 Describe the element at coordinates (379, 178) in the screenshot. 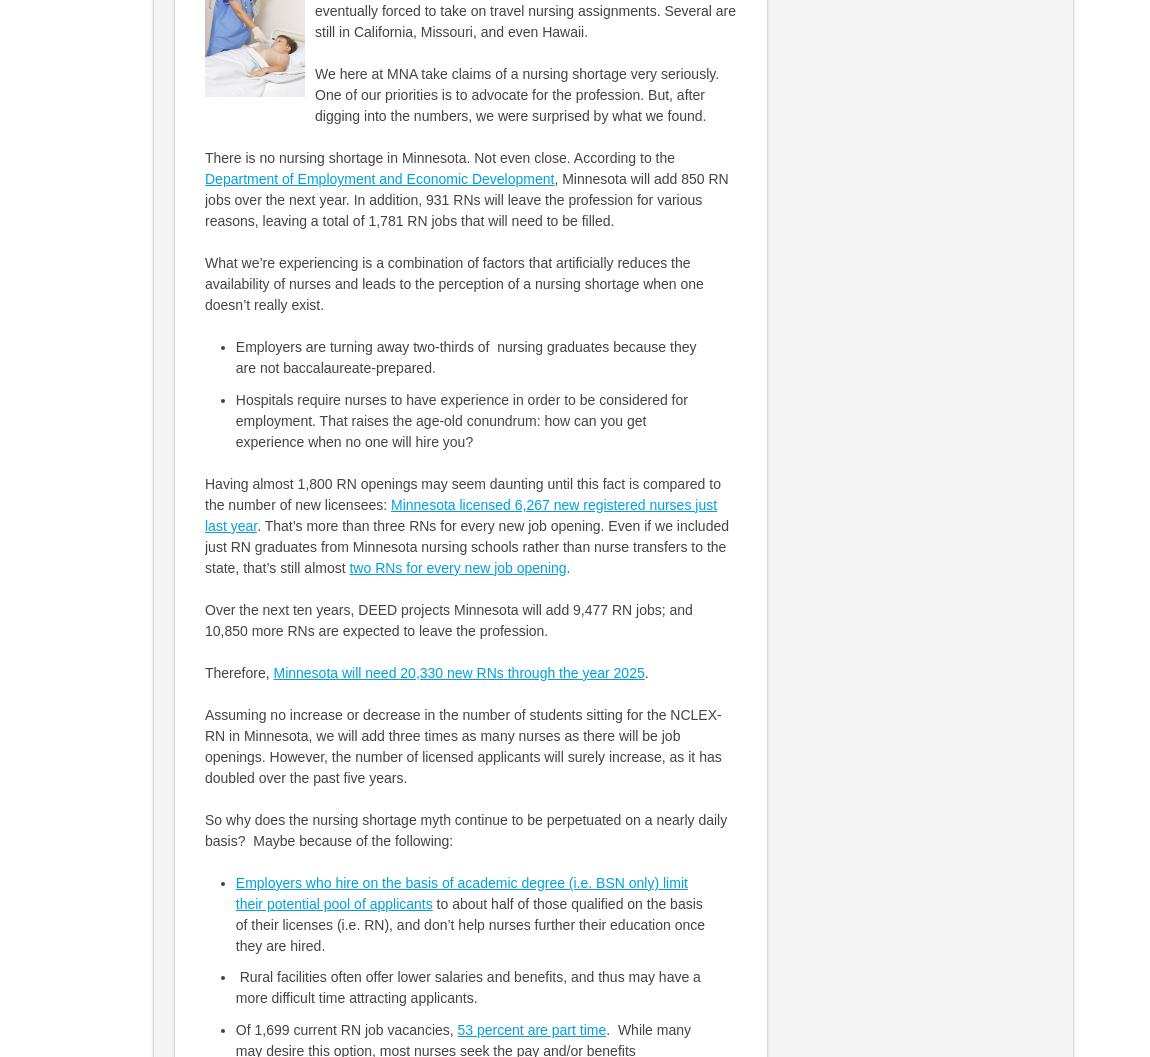

I see `'Department of Employment and Economic Development'` at that location.